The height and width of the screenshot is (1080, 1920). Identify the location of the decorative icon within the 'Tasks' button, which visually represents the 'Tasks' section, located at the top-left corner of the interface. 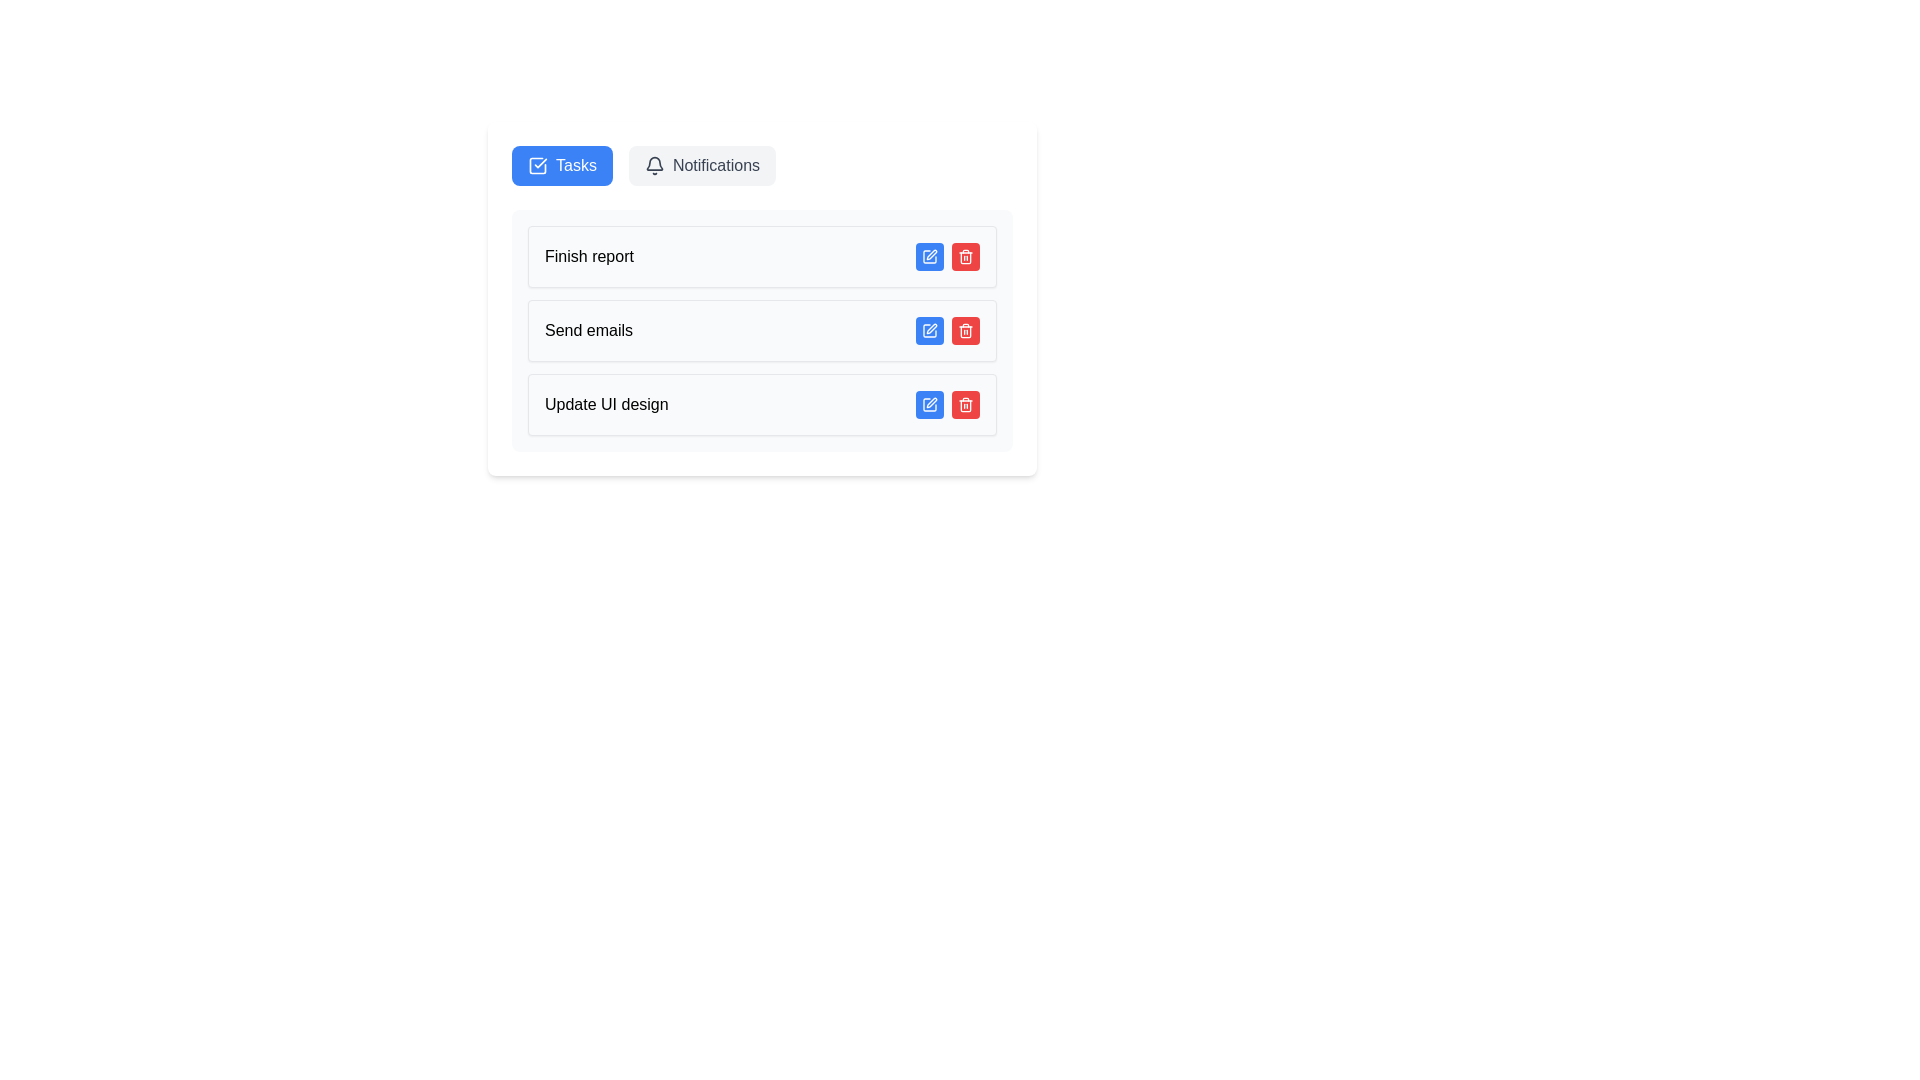
(537, 164).